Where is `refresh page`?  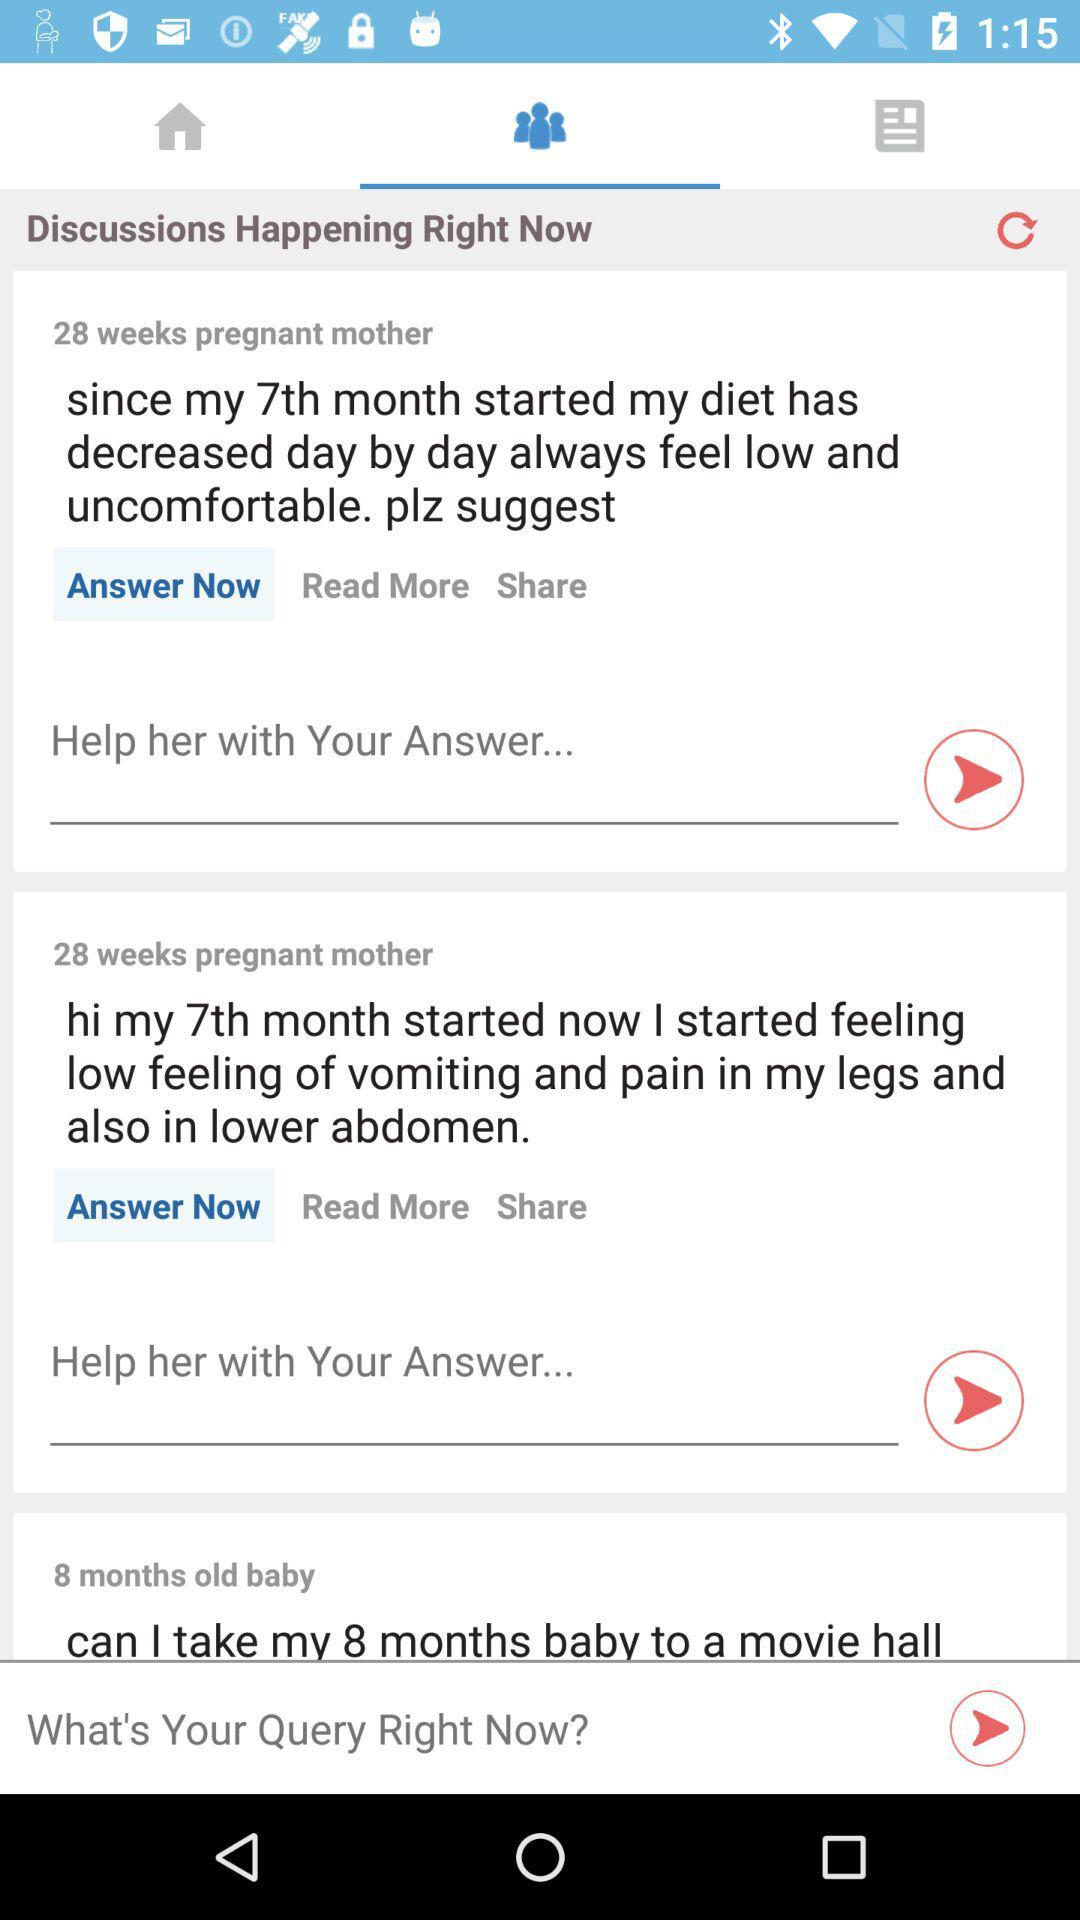
refresh page is located at coordinates (1014, 221).